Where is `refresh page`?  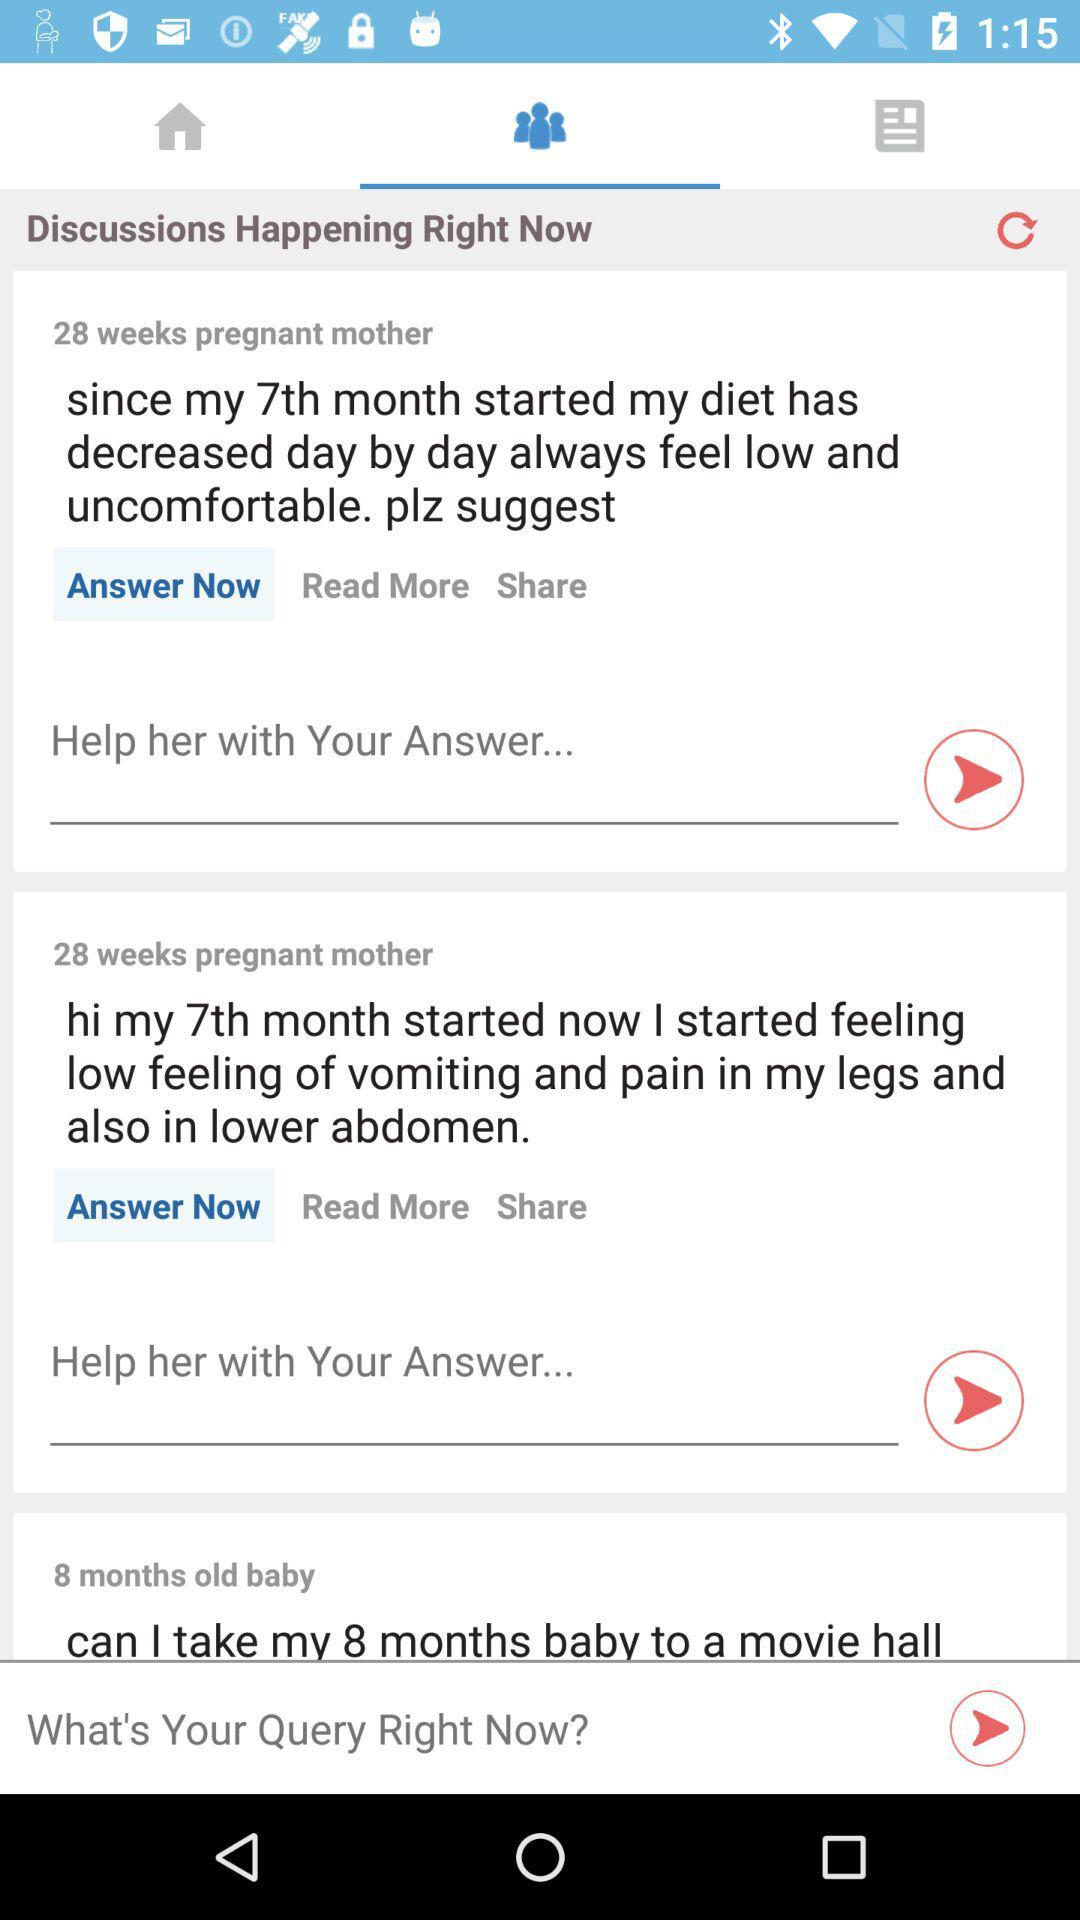
refresh page is located at coordinates (1014, 221).